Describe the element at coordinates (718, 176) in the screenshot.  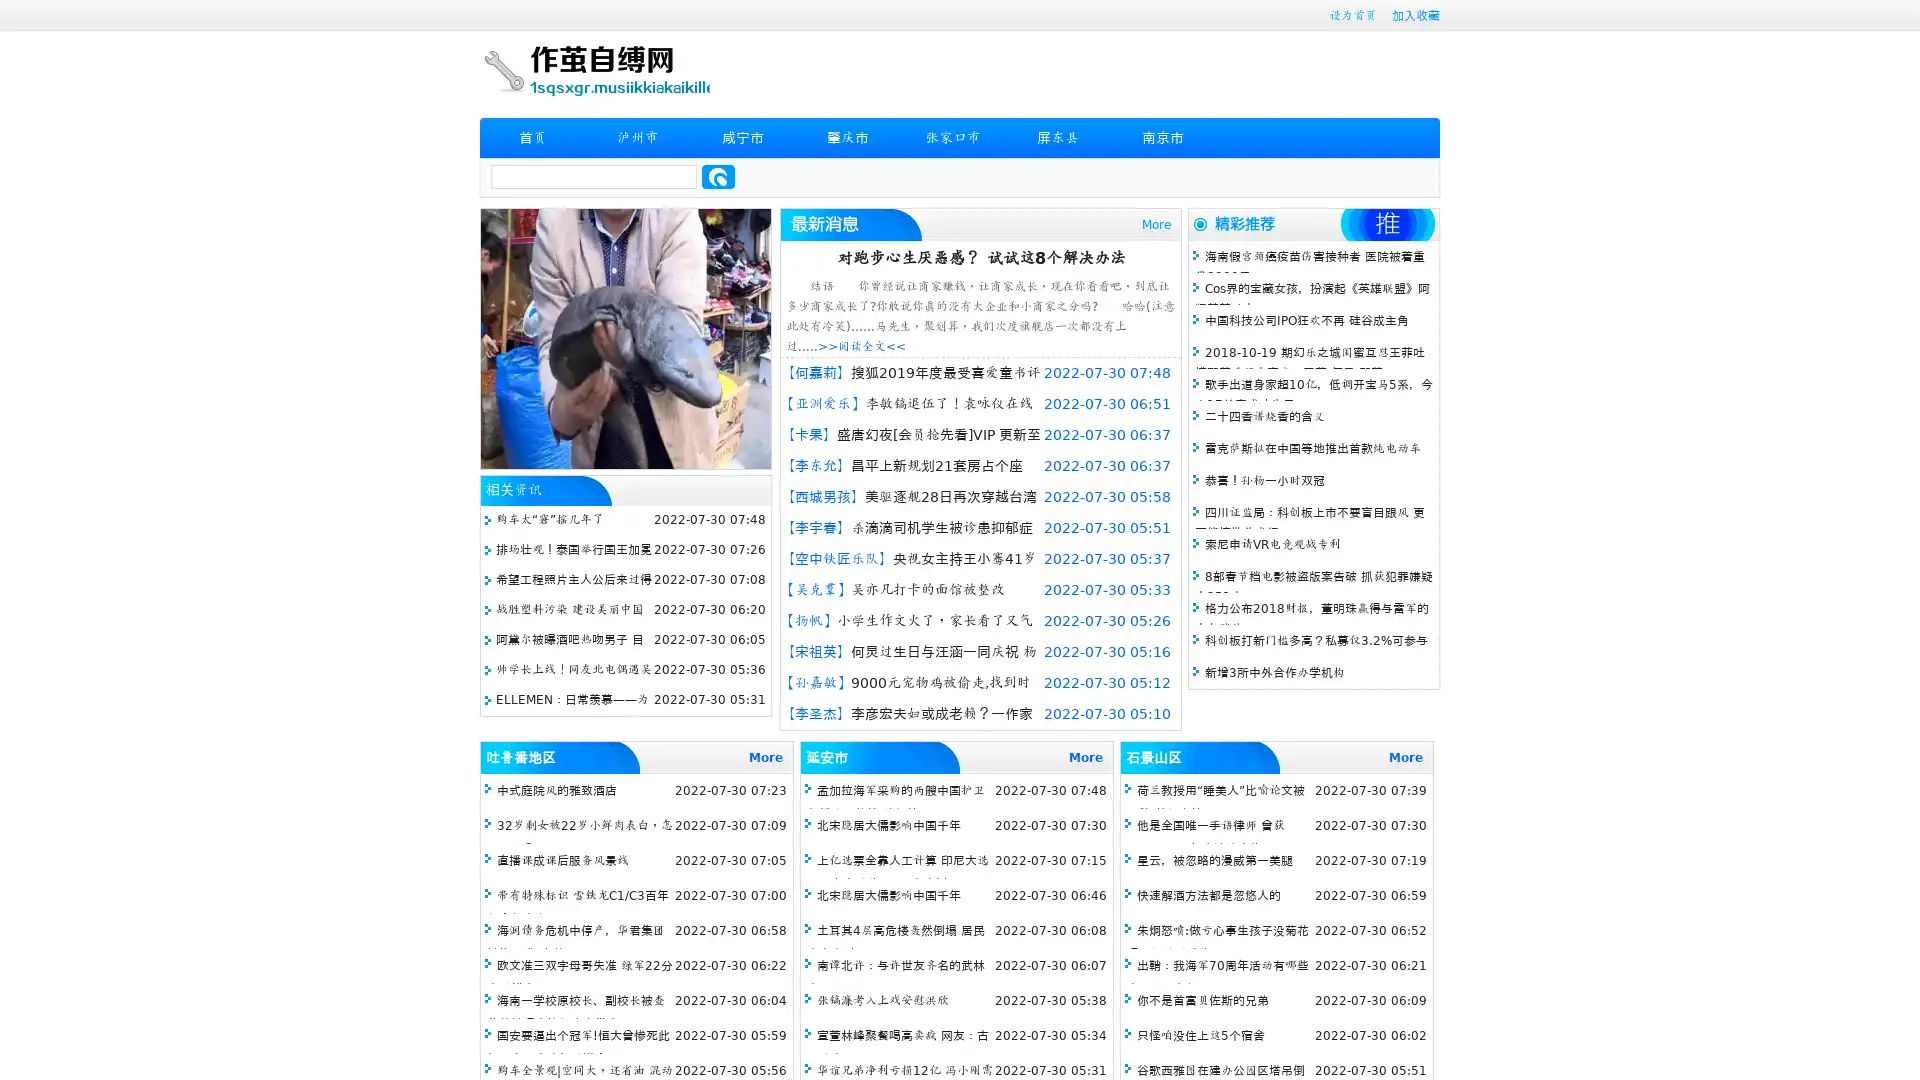
I see `Search` at that location.